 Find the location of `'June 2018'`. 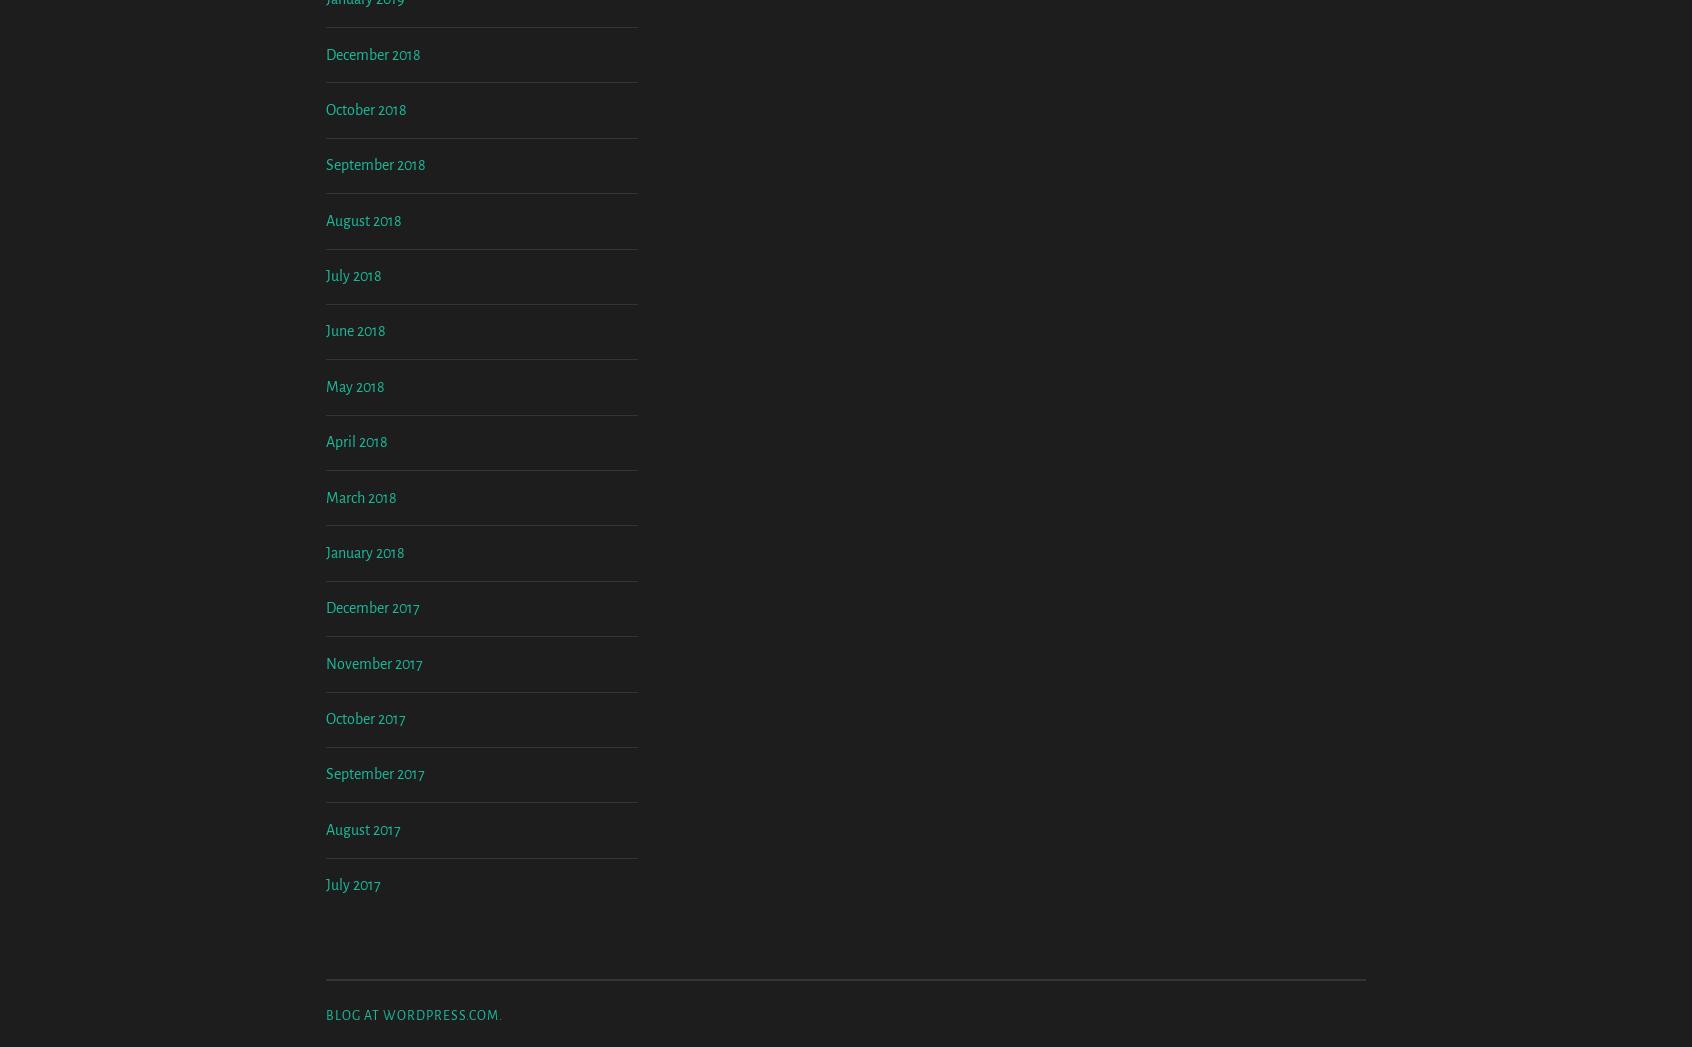

'June 2018' is located at coordinates (325, 496).